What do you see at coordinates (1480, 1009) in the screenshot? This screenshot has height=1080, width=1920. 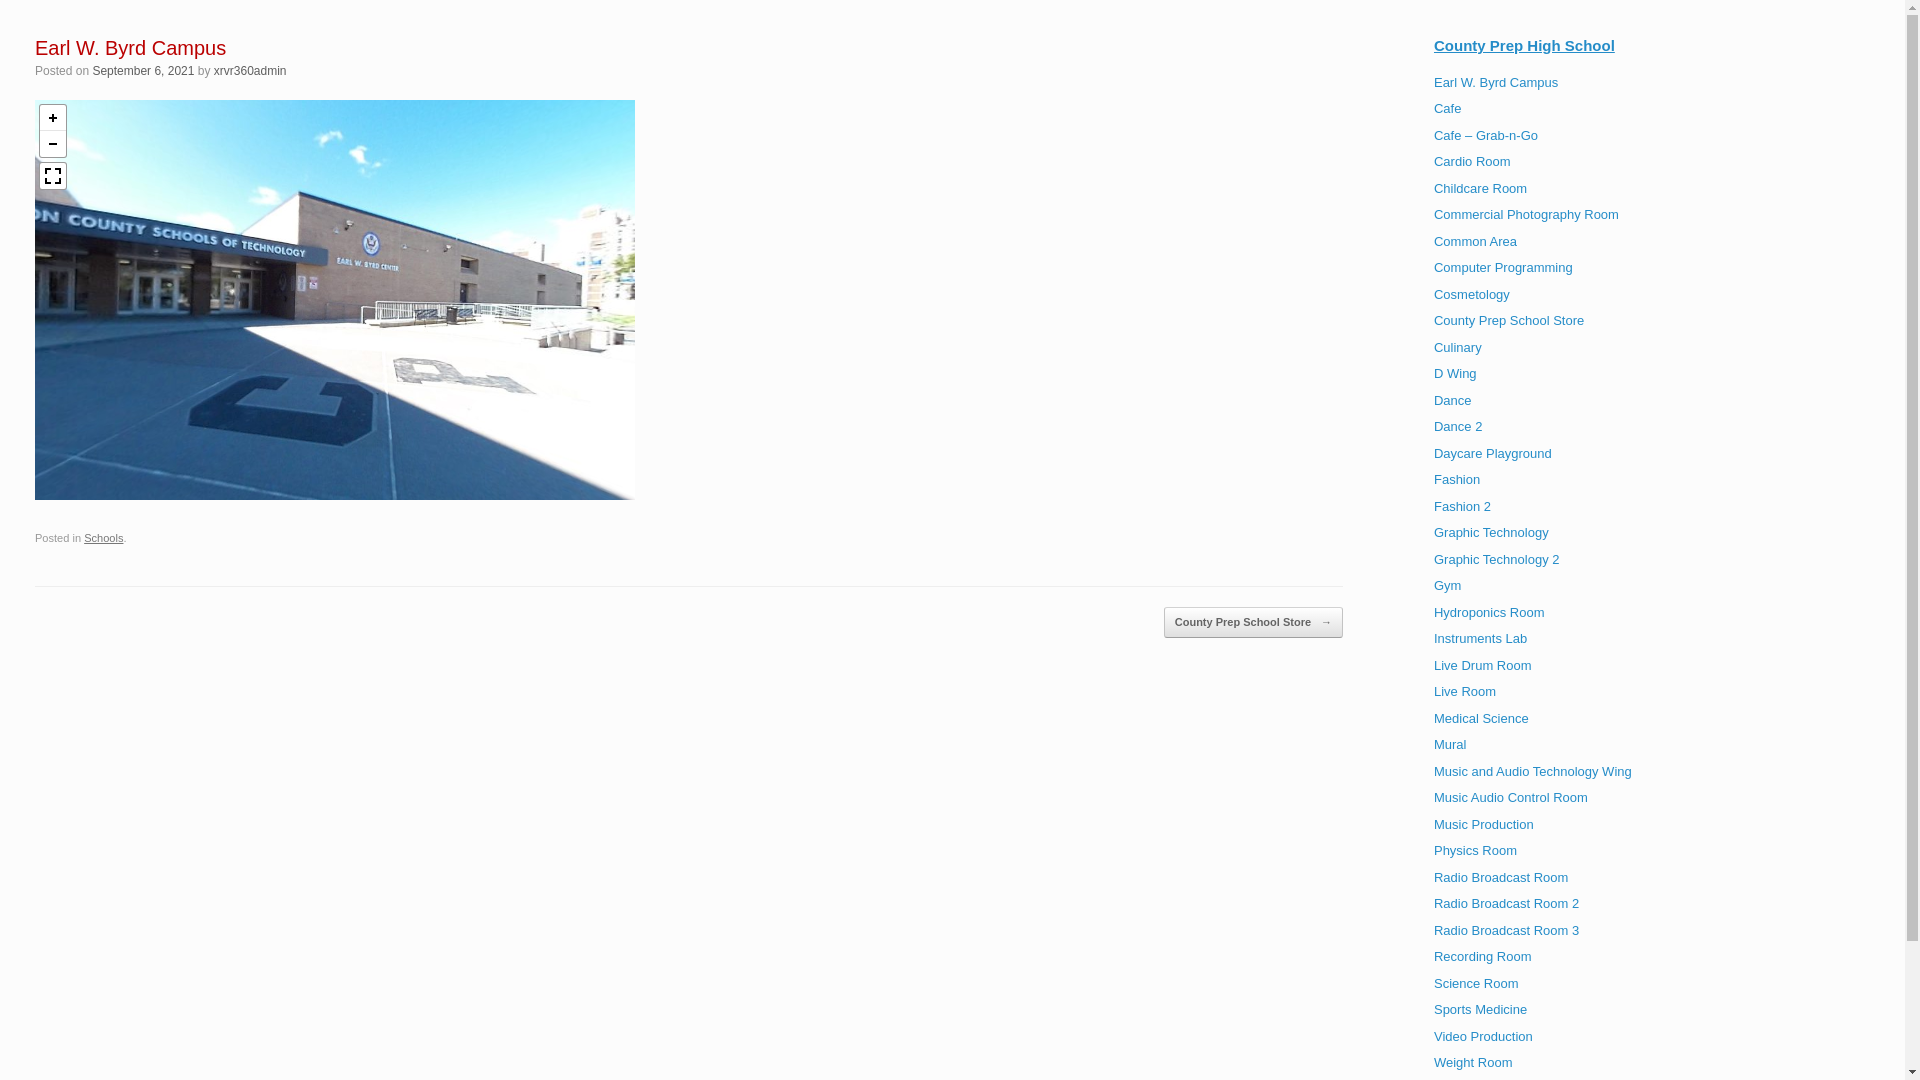 I see `'Sports Medicine'` at bounding box center [1480, 1009].